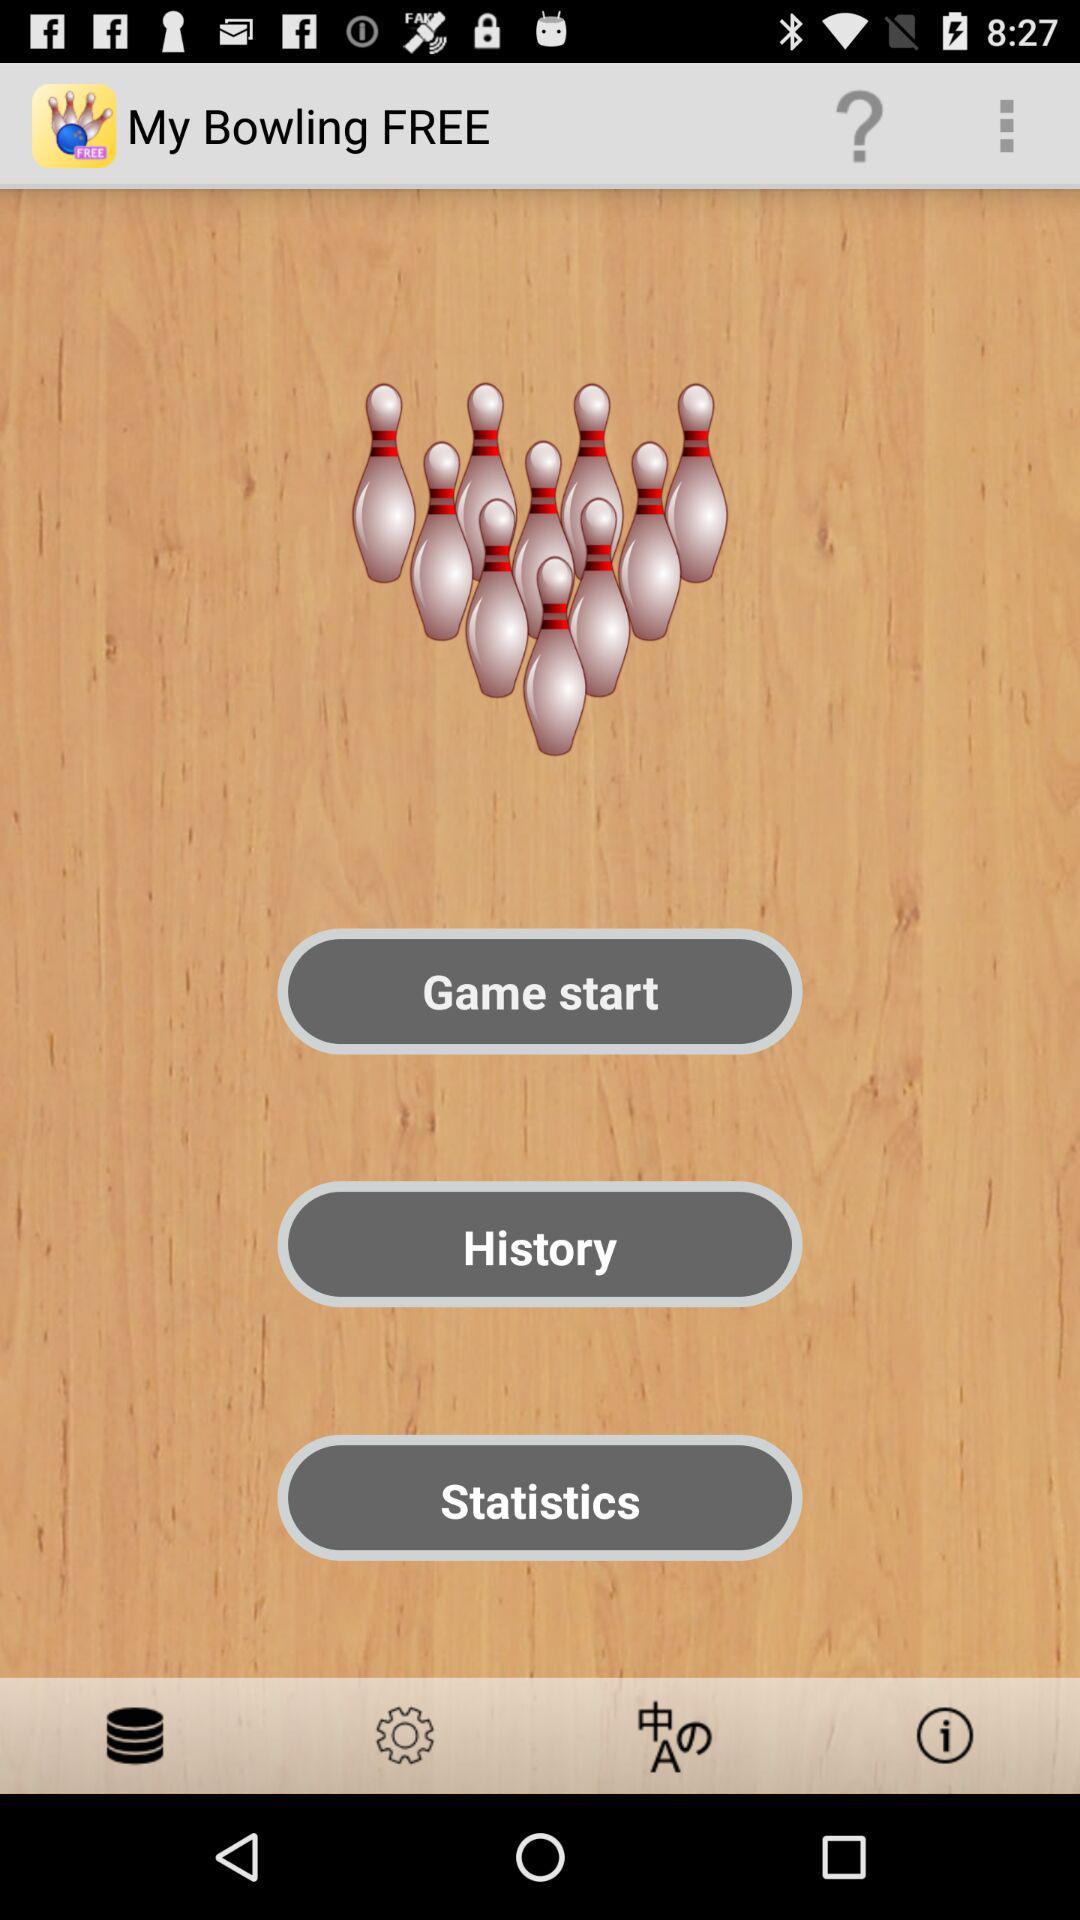 This screenshot has height=1920, width=1080. What do you see at coordinates (405, 1856) in the screenshot?
I see `the settings icon` at bounding box center [405, 1856].